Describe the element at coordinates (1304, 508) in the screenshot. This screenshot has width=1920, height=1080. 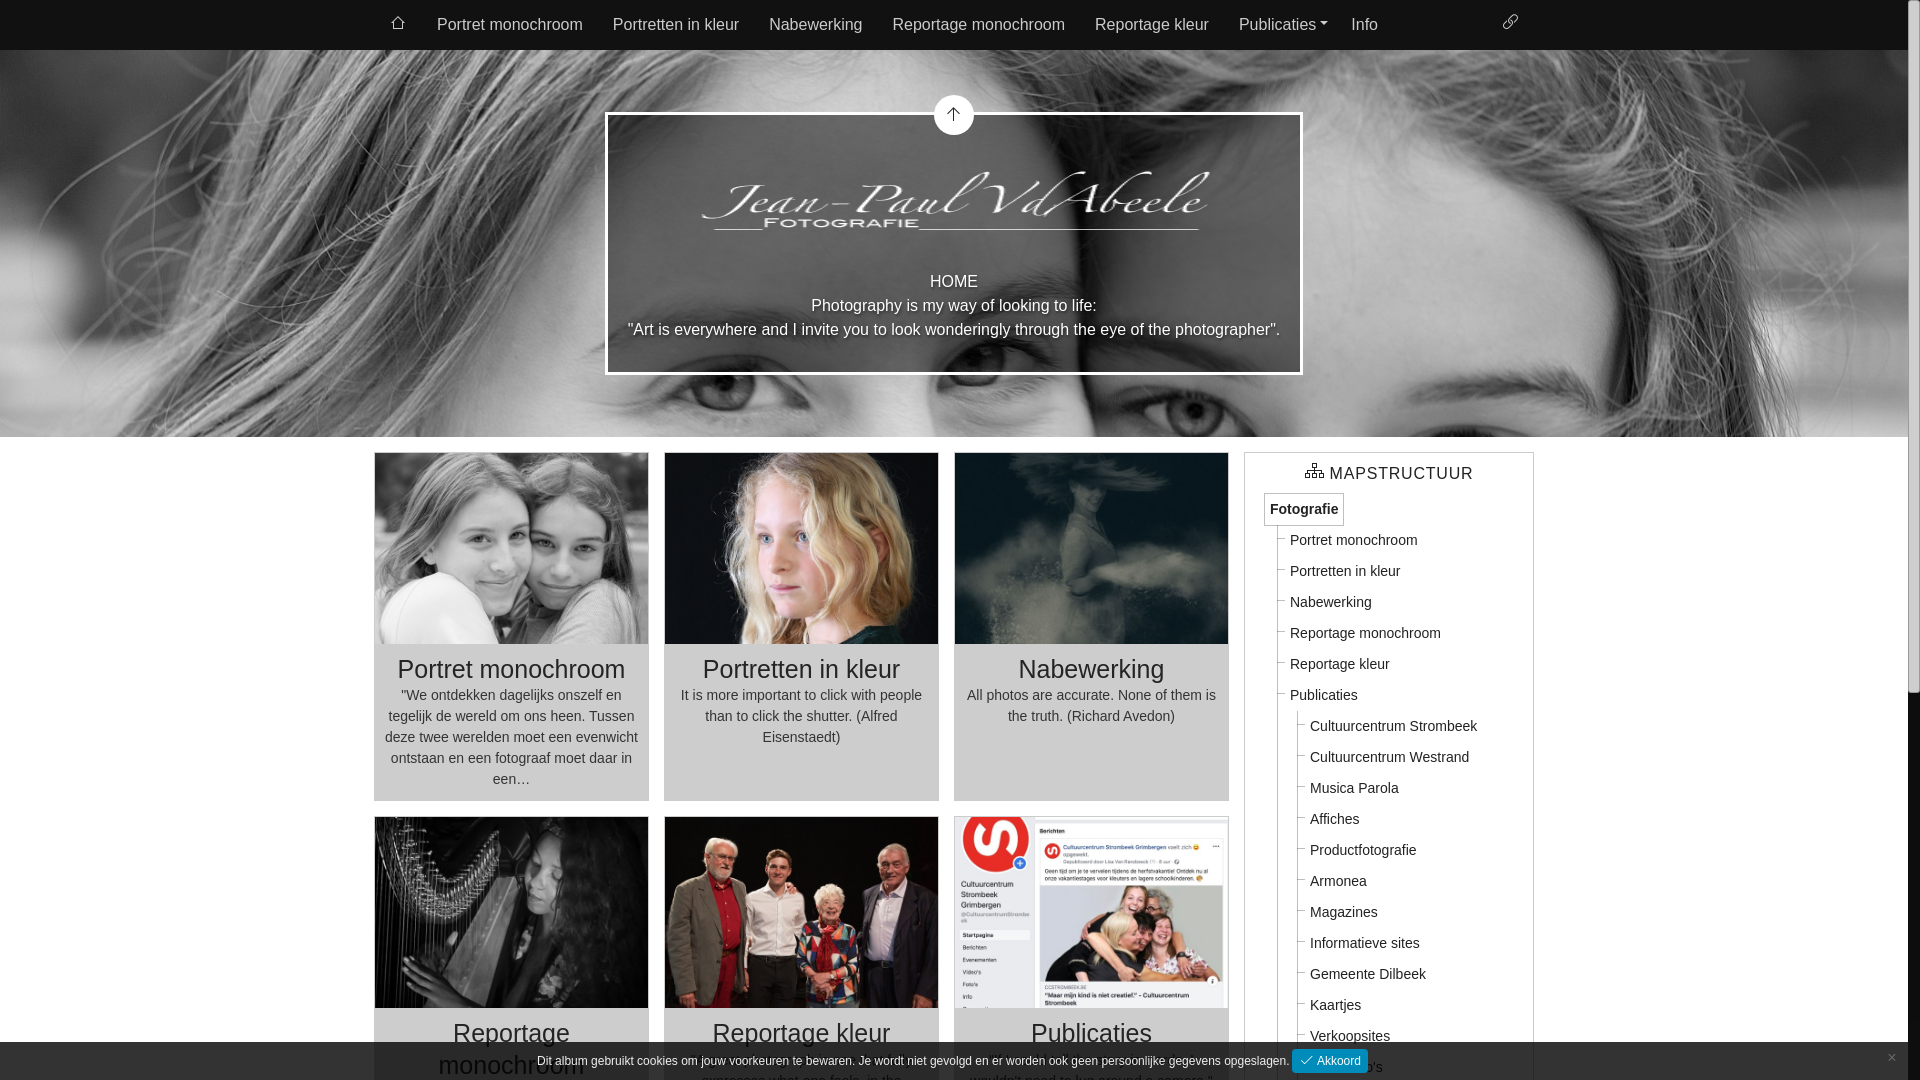
I see `'Fotografie'` at that location.